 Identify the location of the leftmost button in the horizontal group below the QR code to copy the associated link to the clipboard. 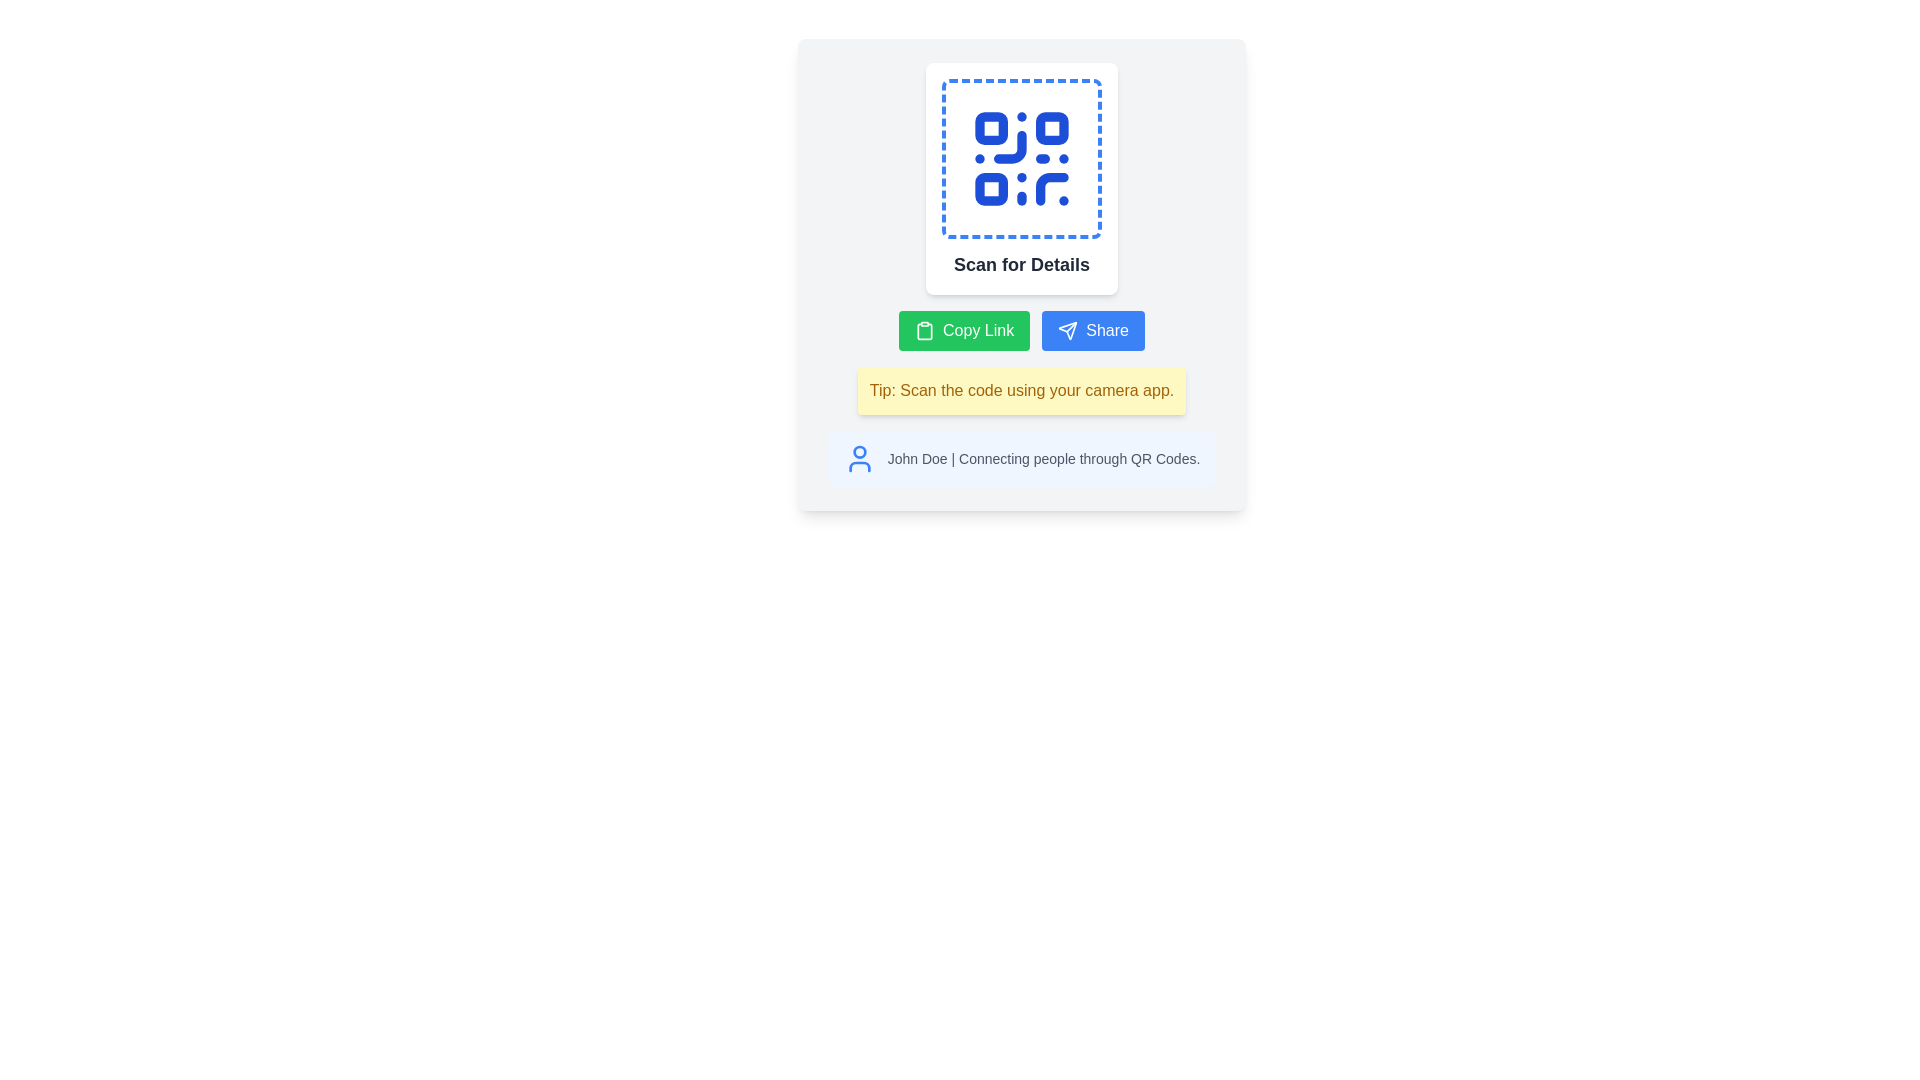
(964, 330).